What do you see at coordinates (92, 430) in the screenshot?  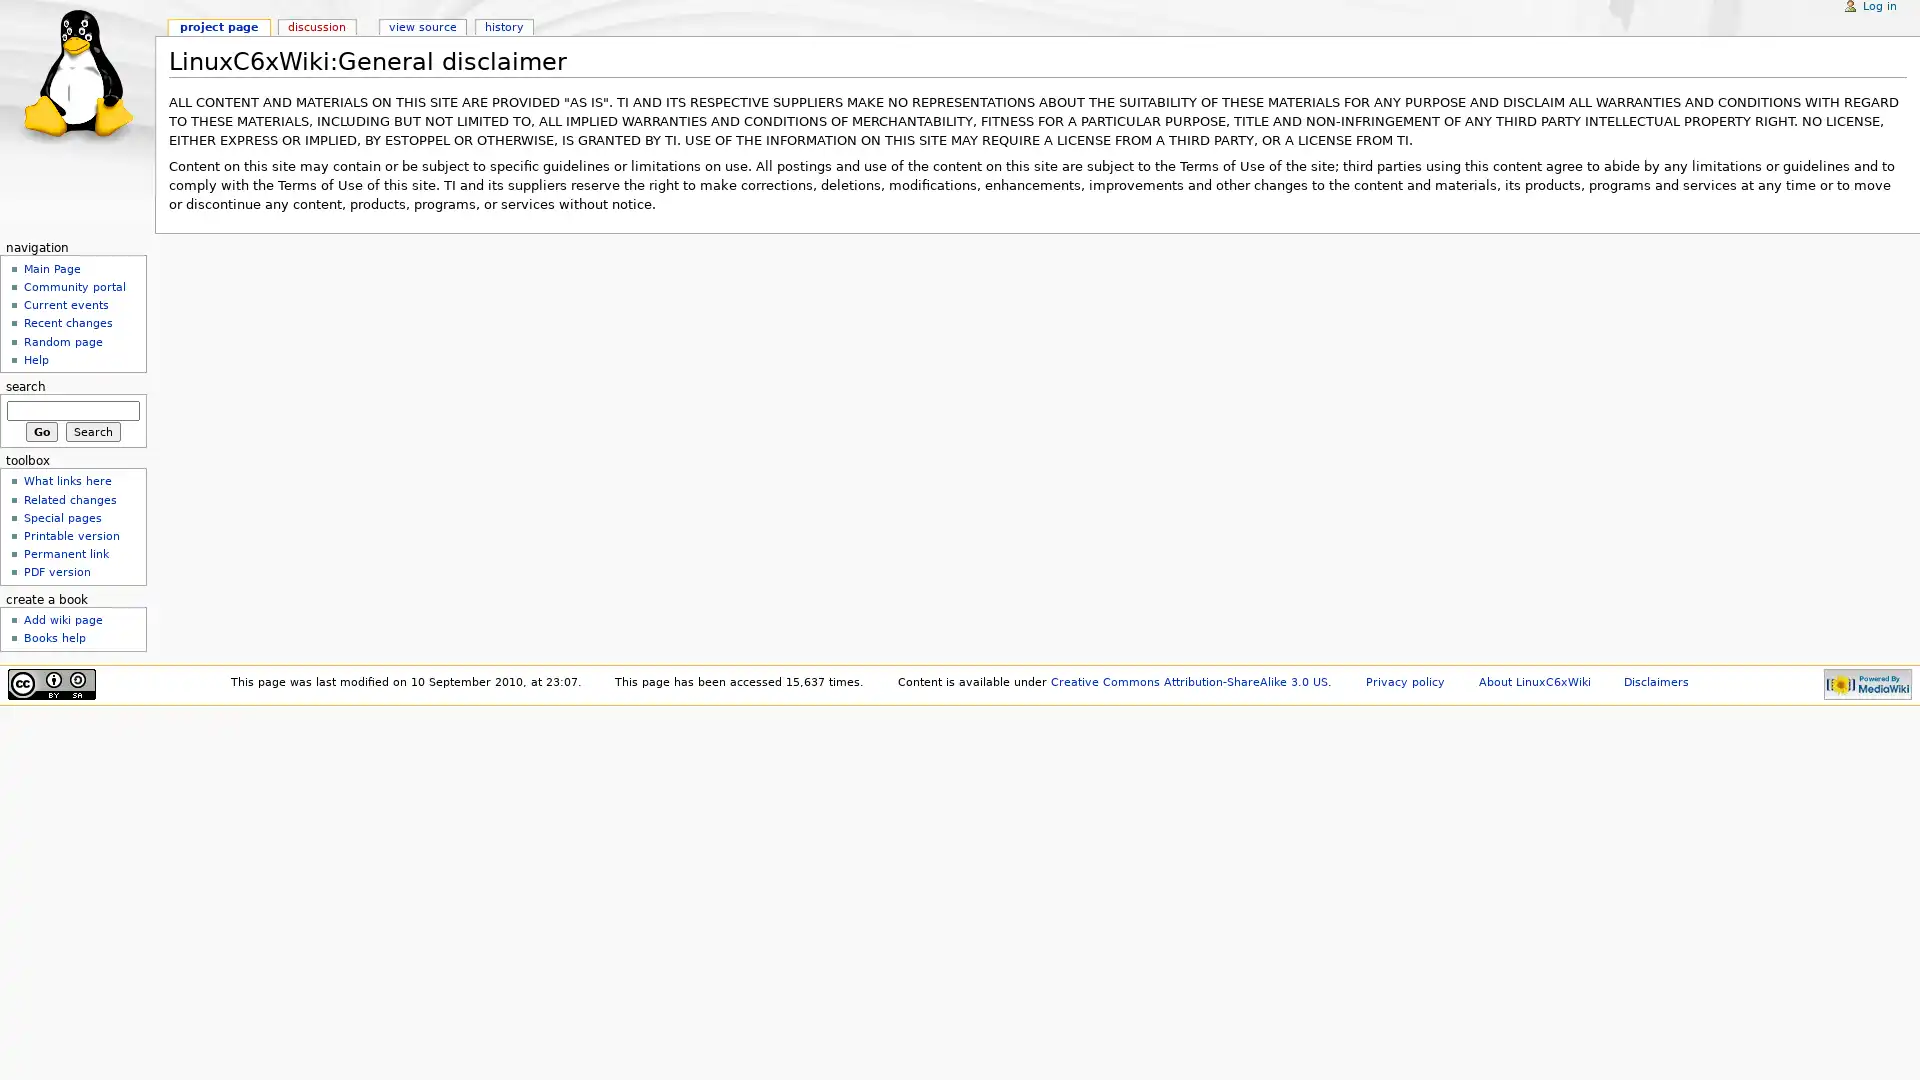 I see `Search` at bounding box center [92, 430].